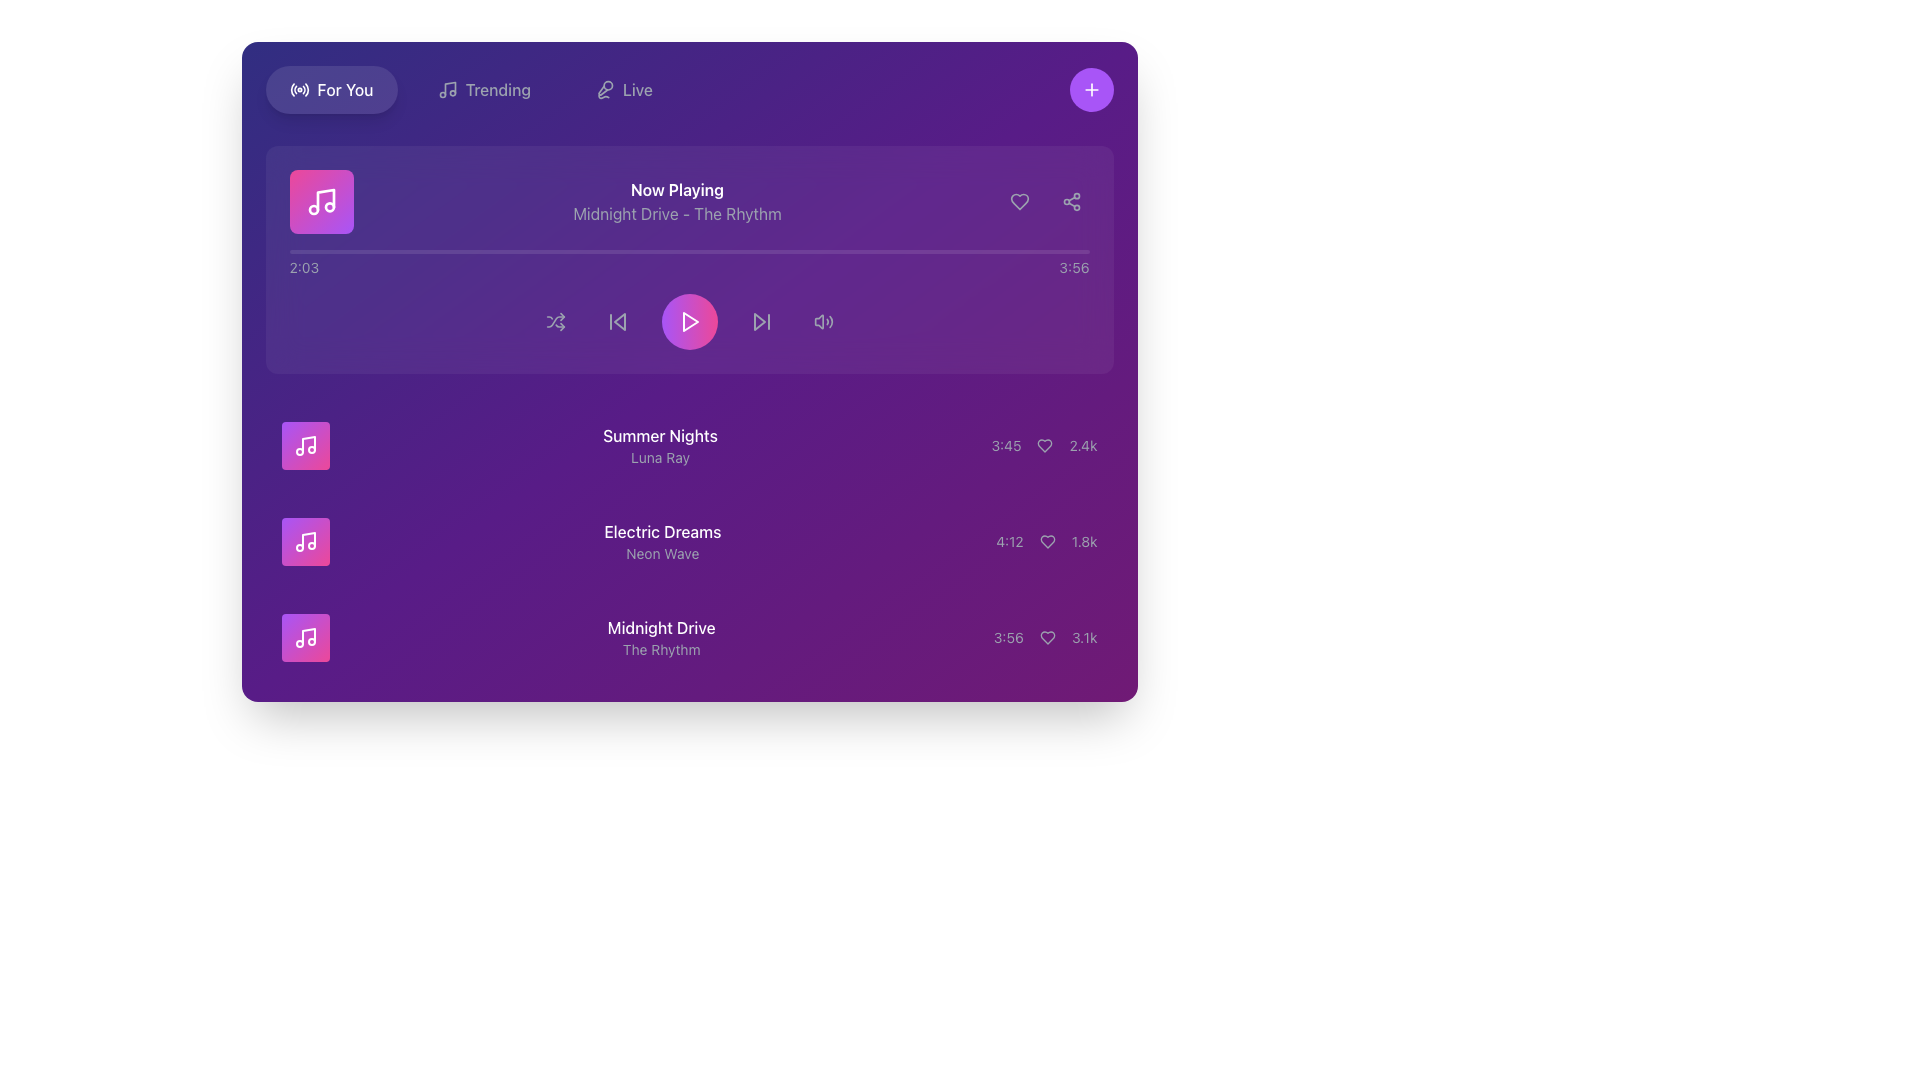 The width and height of the screenshot is (1920, 1080). What do you see at coordinates (321, 201) in the screenshot?
I see `the music note icon, which has a white glyph on a pink` at bounding box center [321, 201].